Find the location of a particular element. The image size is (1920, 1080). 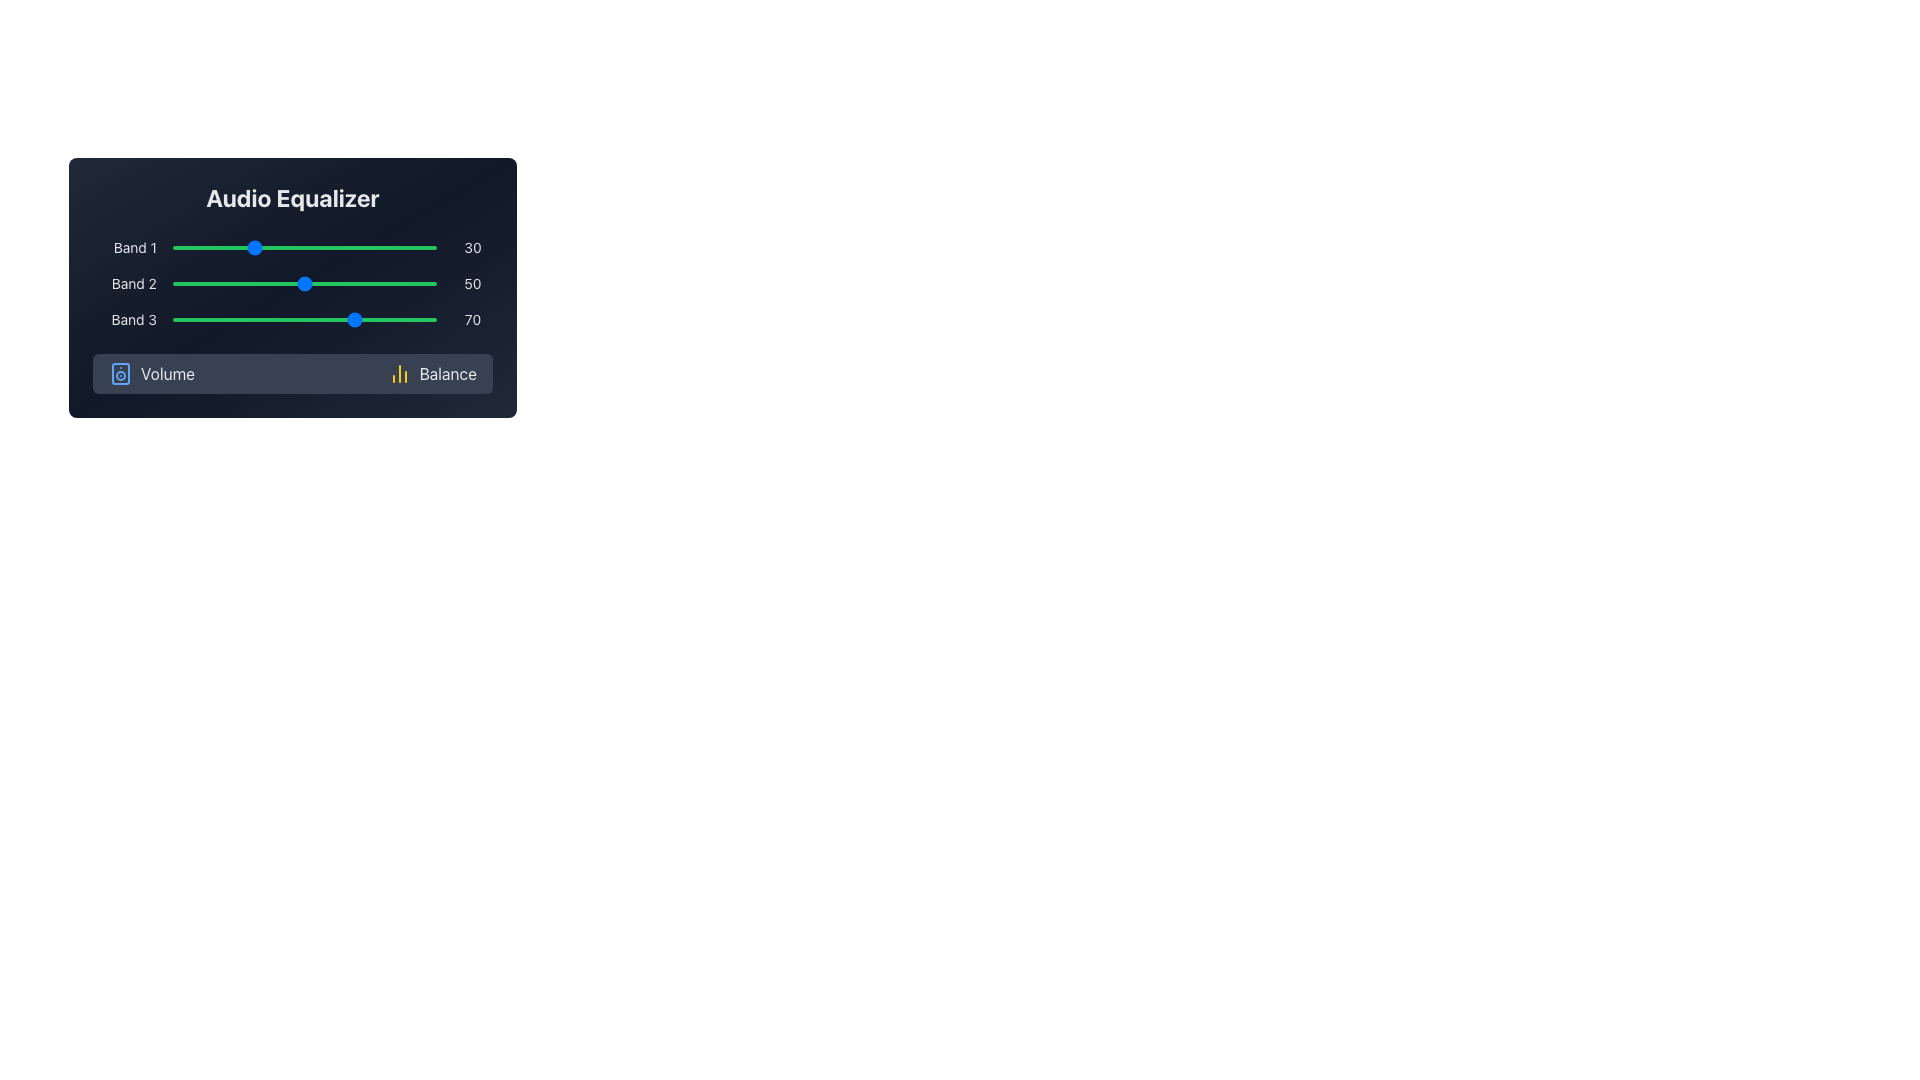

the slider labeled 'Band 1' is located at coordinates (420, 246).